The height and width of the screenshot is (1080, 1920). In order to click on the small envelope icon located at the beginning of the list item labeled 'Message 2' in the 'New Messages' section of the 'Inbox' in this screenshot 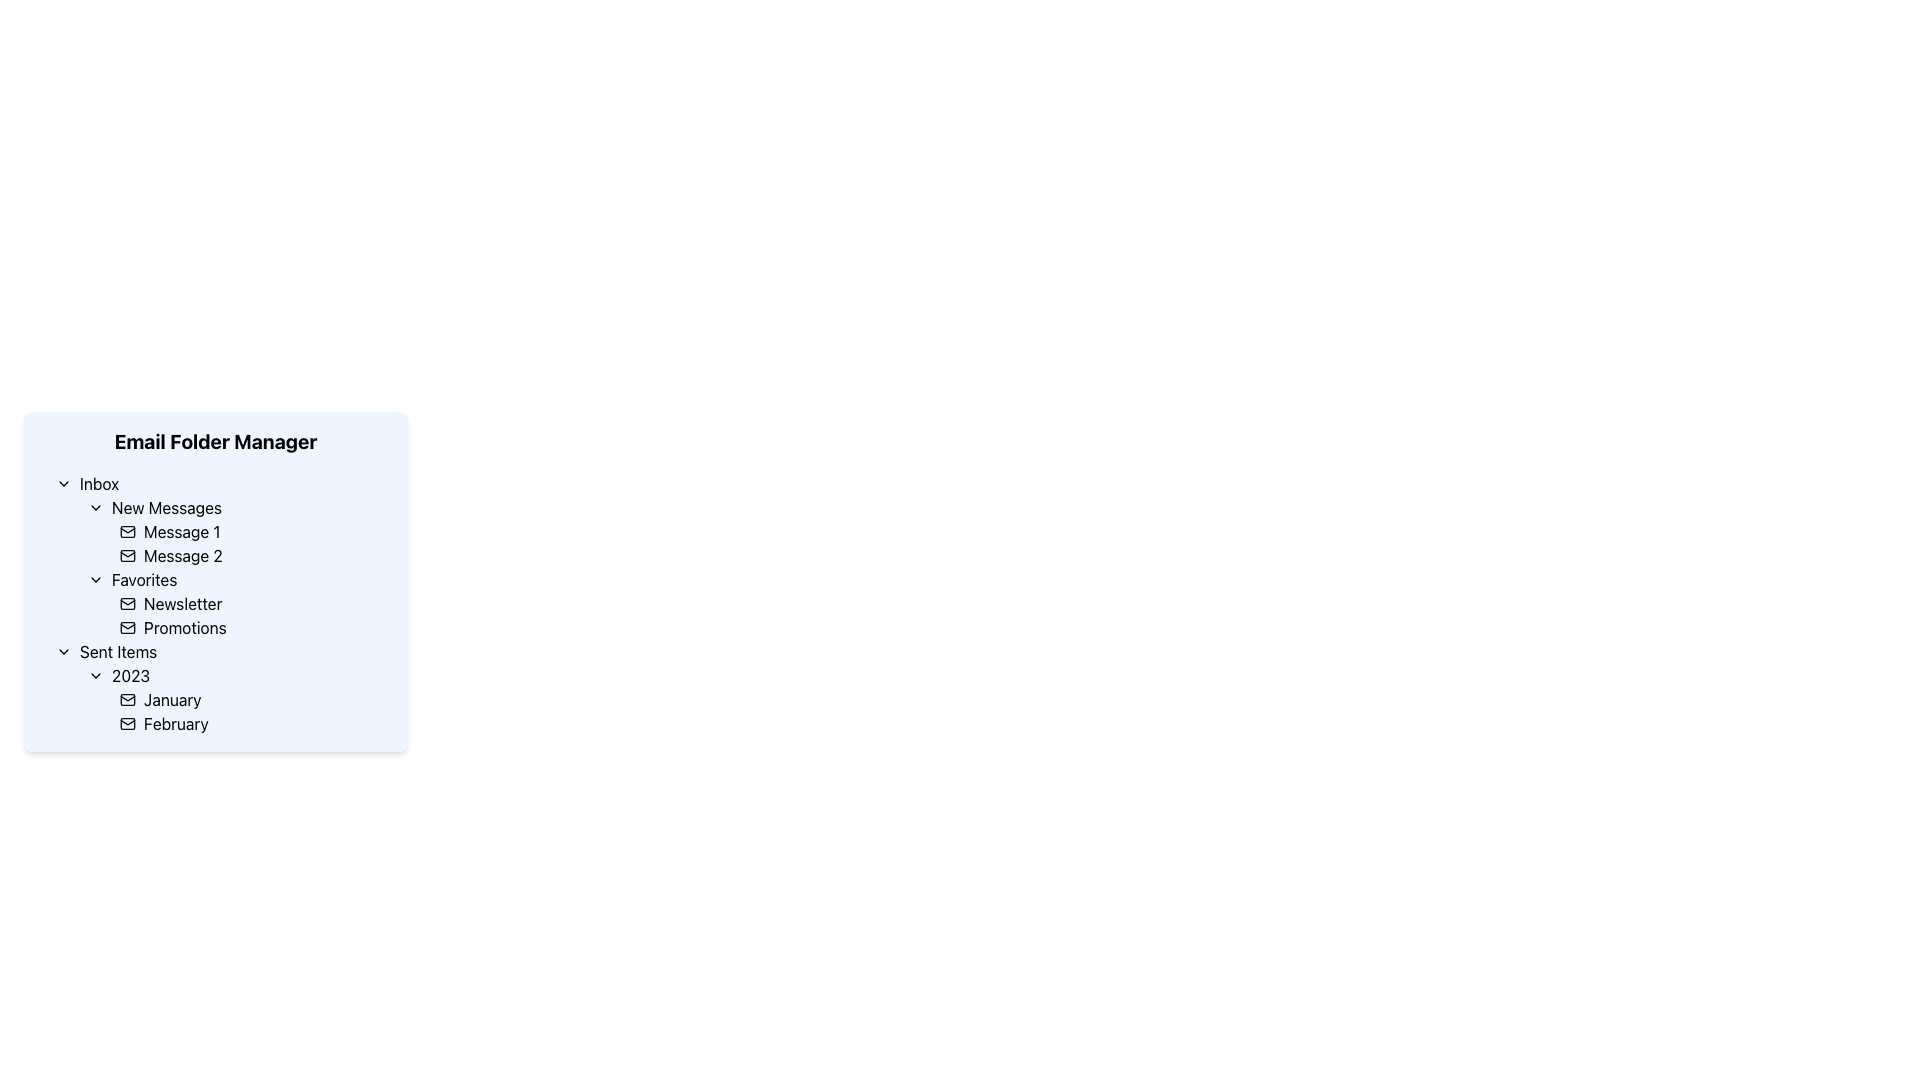, I will do `click(127, 555)`.